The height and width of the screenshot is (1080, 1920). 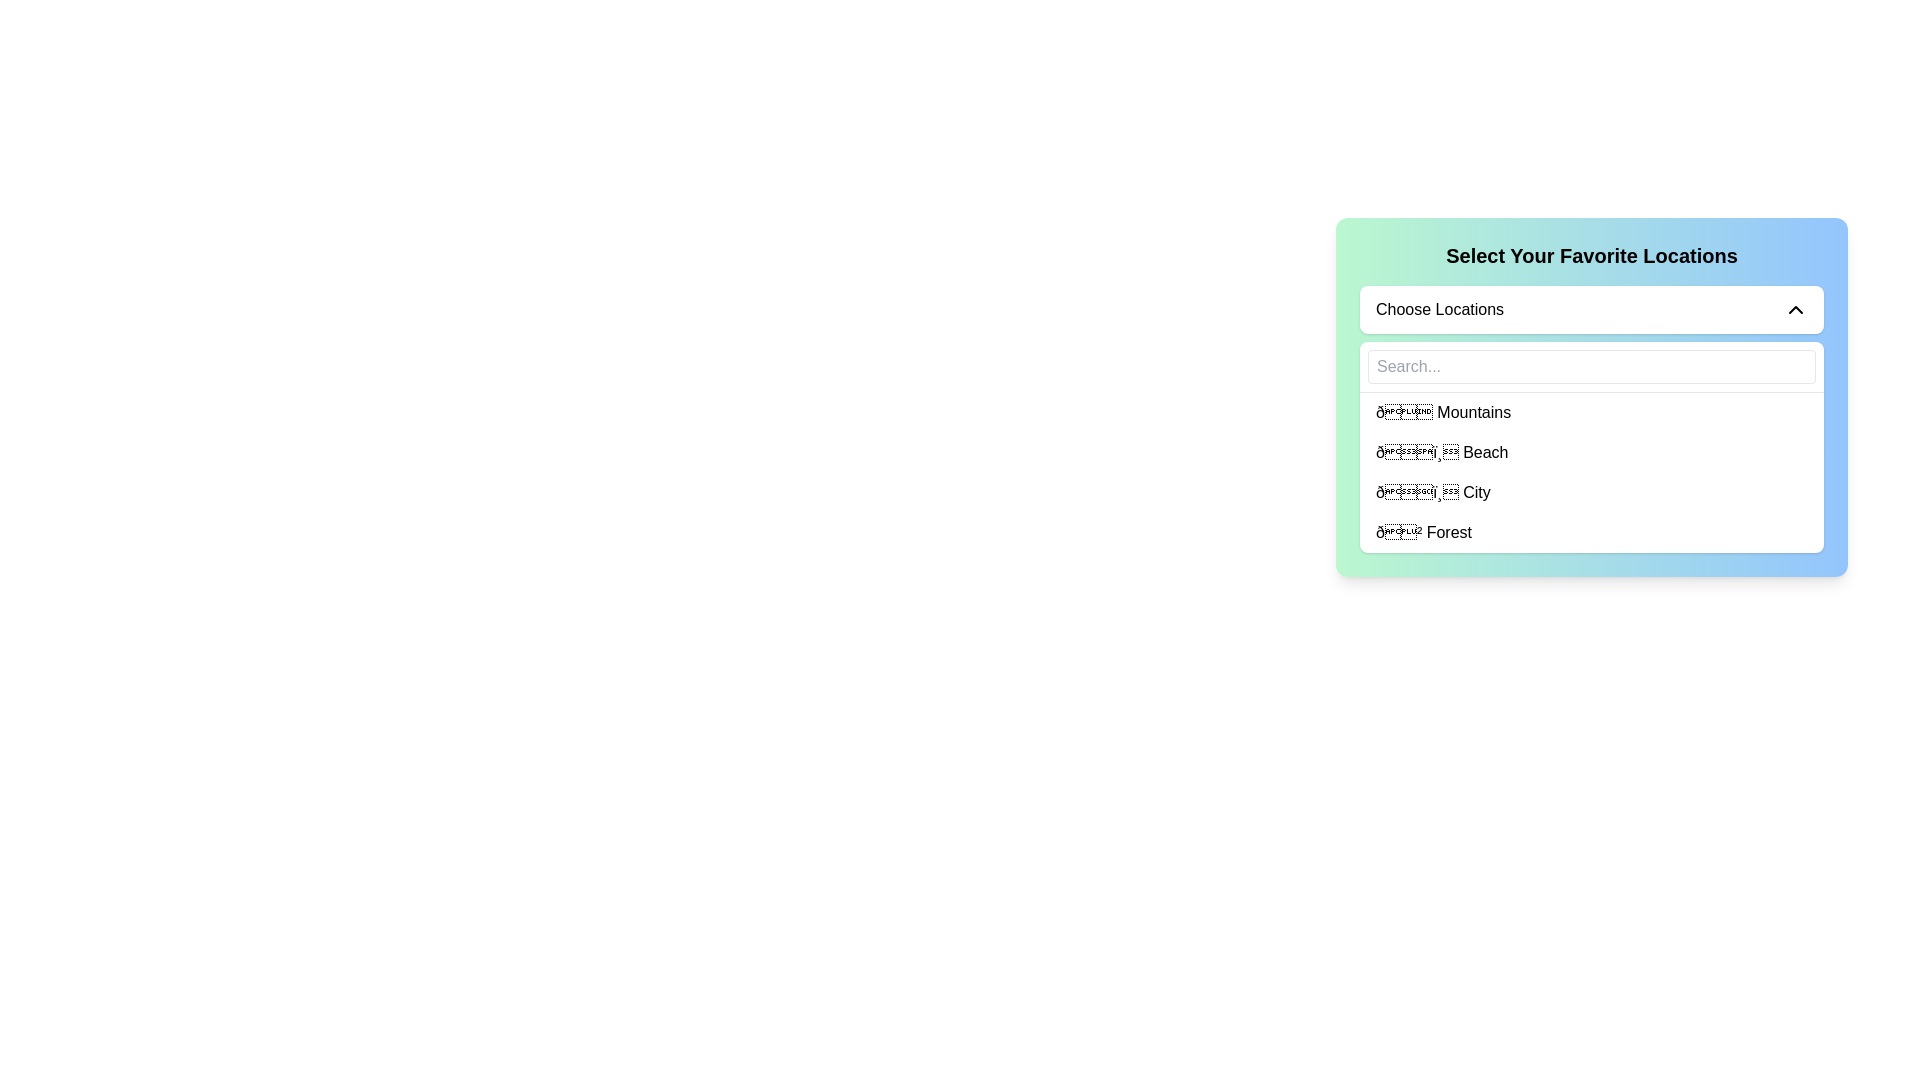 I want to click on the fourth item in the dropdown menu for selecting a location preference, which is positioned between 'City' and 'Desert', so click(x=1591, y=531).